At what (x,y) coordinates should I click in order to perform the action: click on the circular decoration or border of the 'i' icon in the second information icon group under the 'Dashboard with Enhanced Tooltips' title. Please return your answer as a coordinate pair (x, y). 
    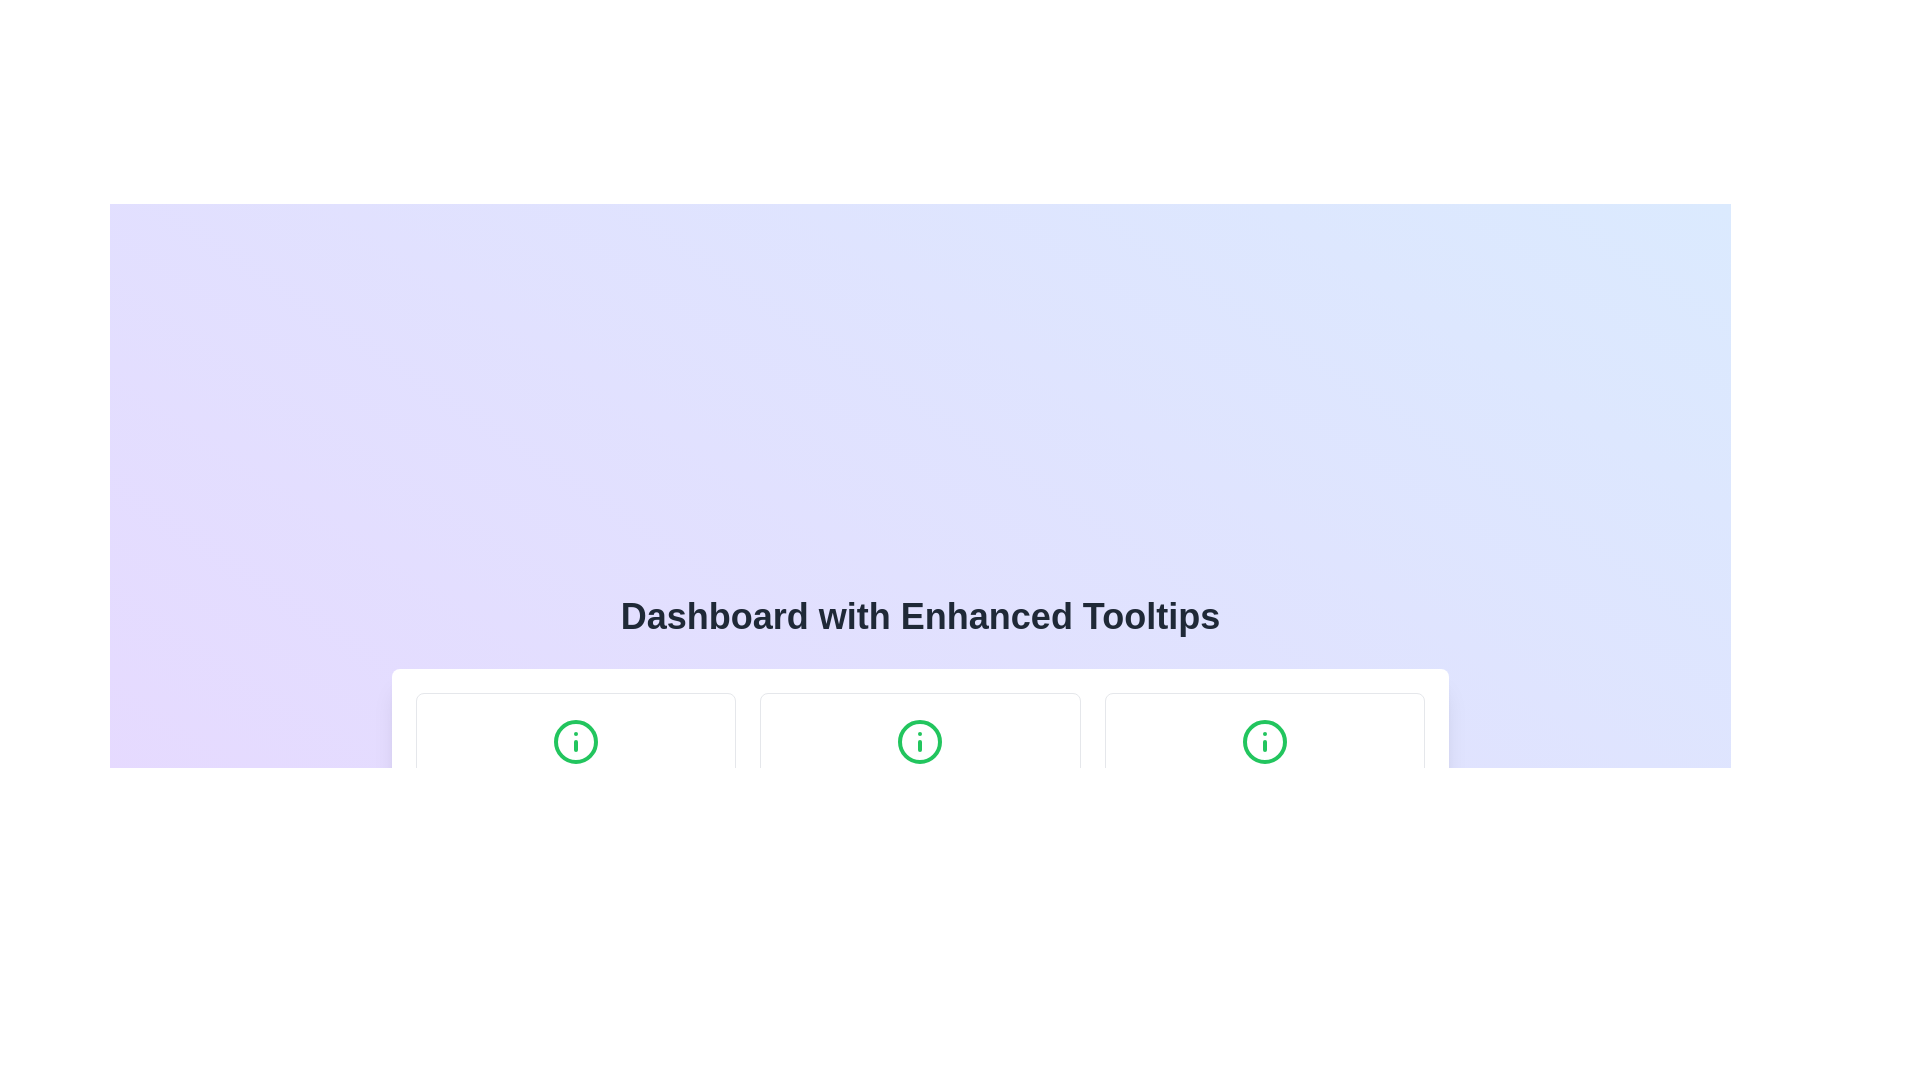
    Looking at the image, I should click on (919, 741).